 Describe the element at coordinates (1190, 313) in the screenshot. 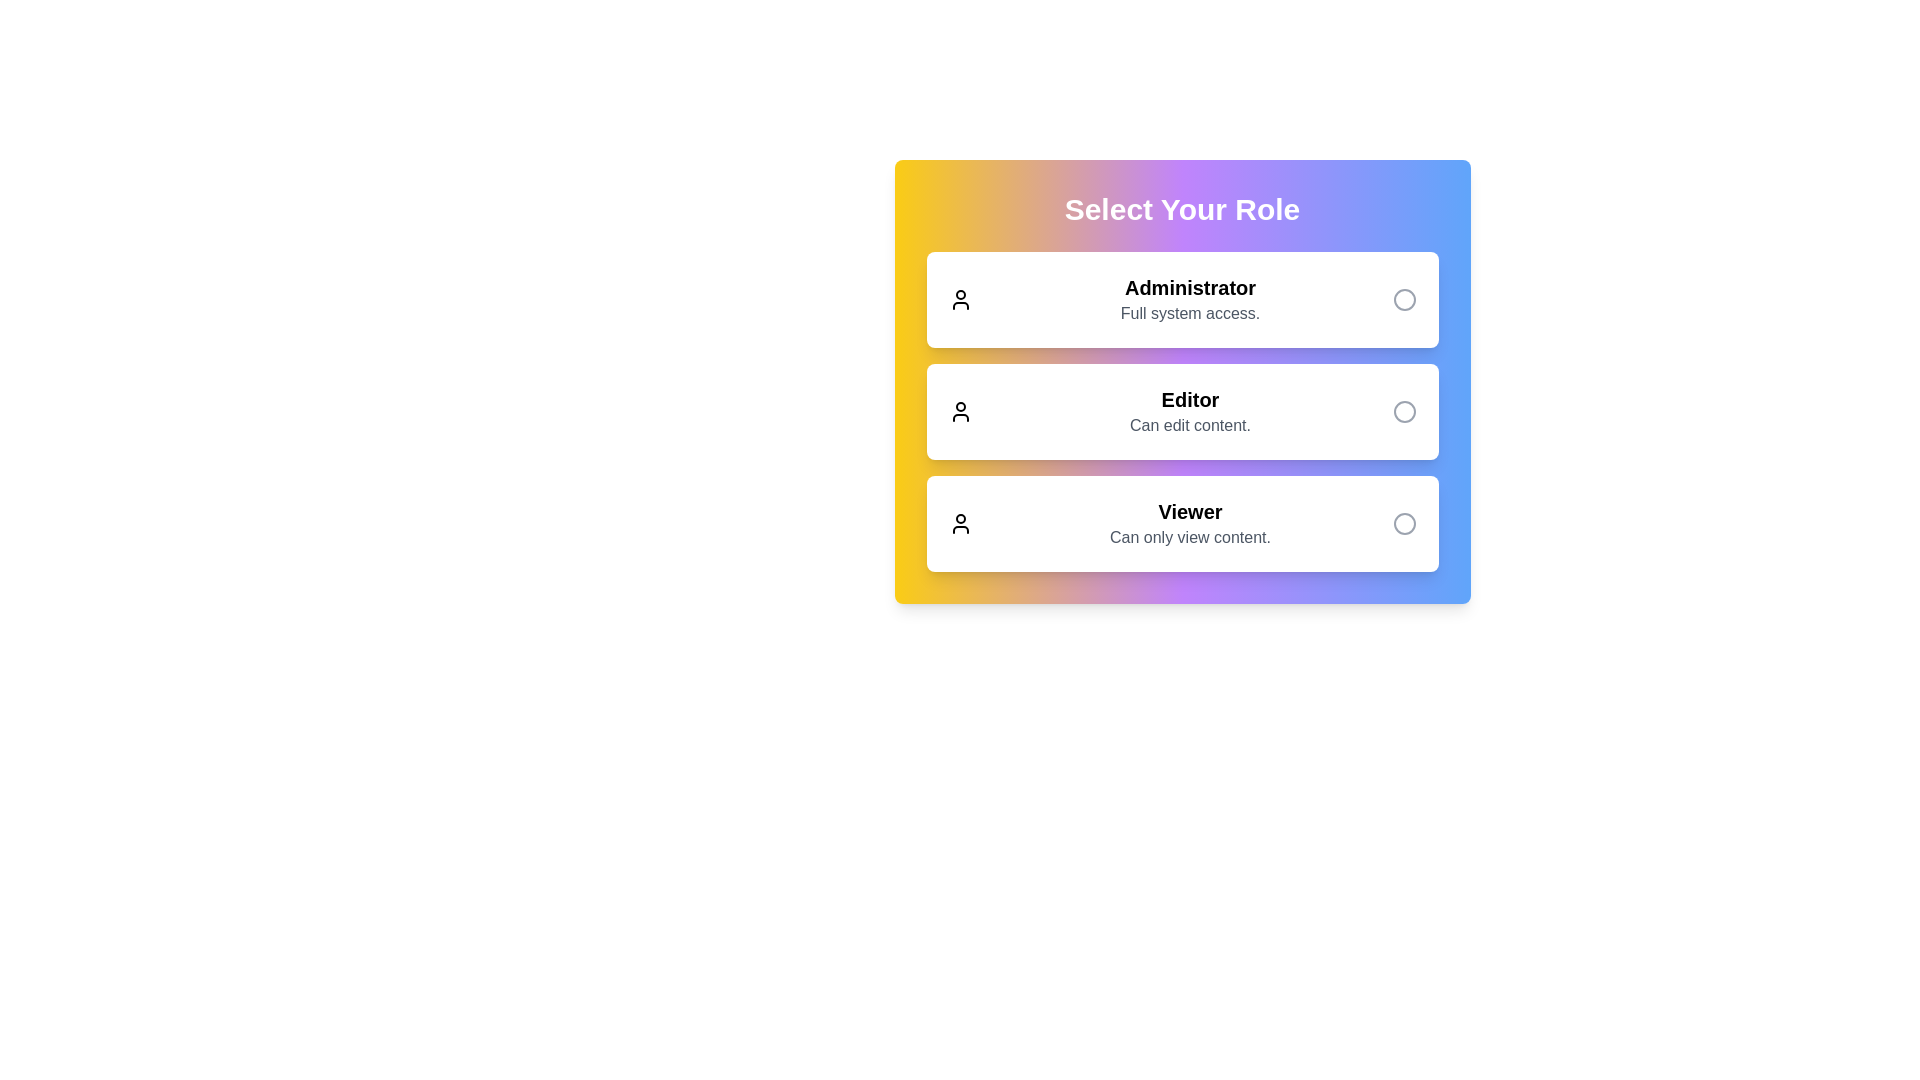

I see `the Text label providing clarification about the permissions or capabilities granted by the 'Administrator' role, located within the 'Administrator' card under 'Select Your Role'` at that location.